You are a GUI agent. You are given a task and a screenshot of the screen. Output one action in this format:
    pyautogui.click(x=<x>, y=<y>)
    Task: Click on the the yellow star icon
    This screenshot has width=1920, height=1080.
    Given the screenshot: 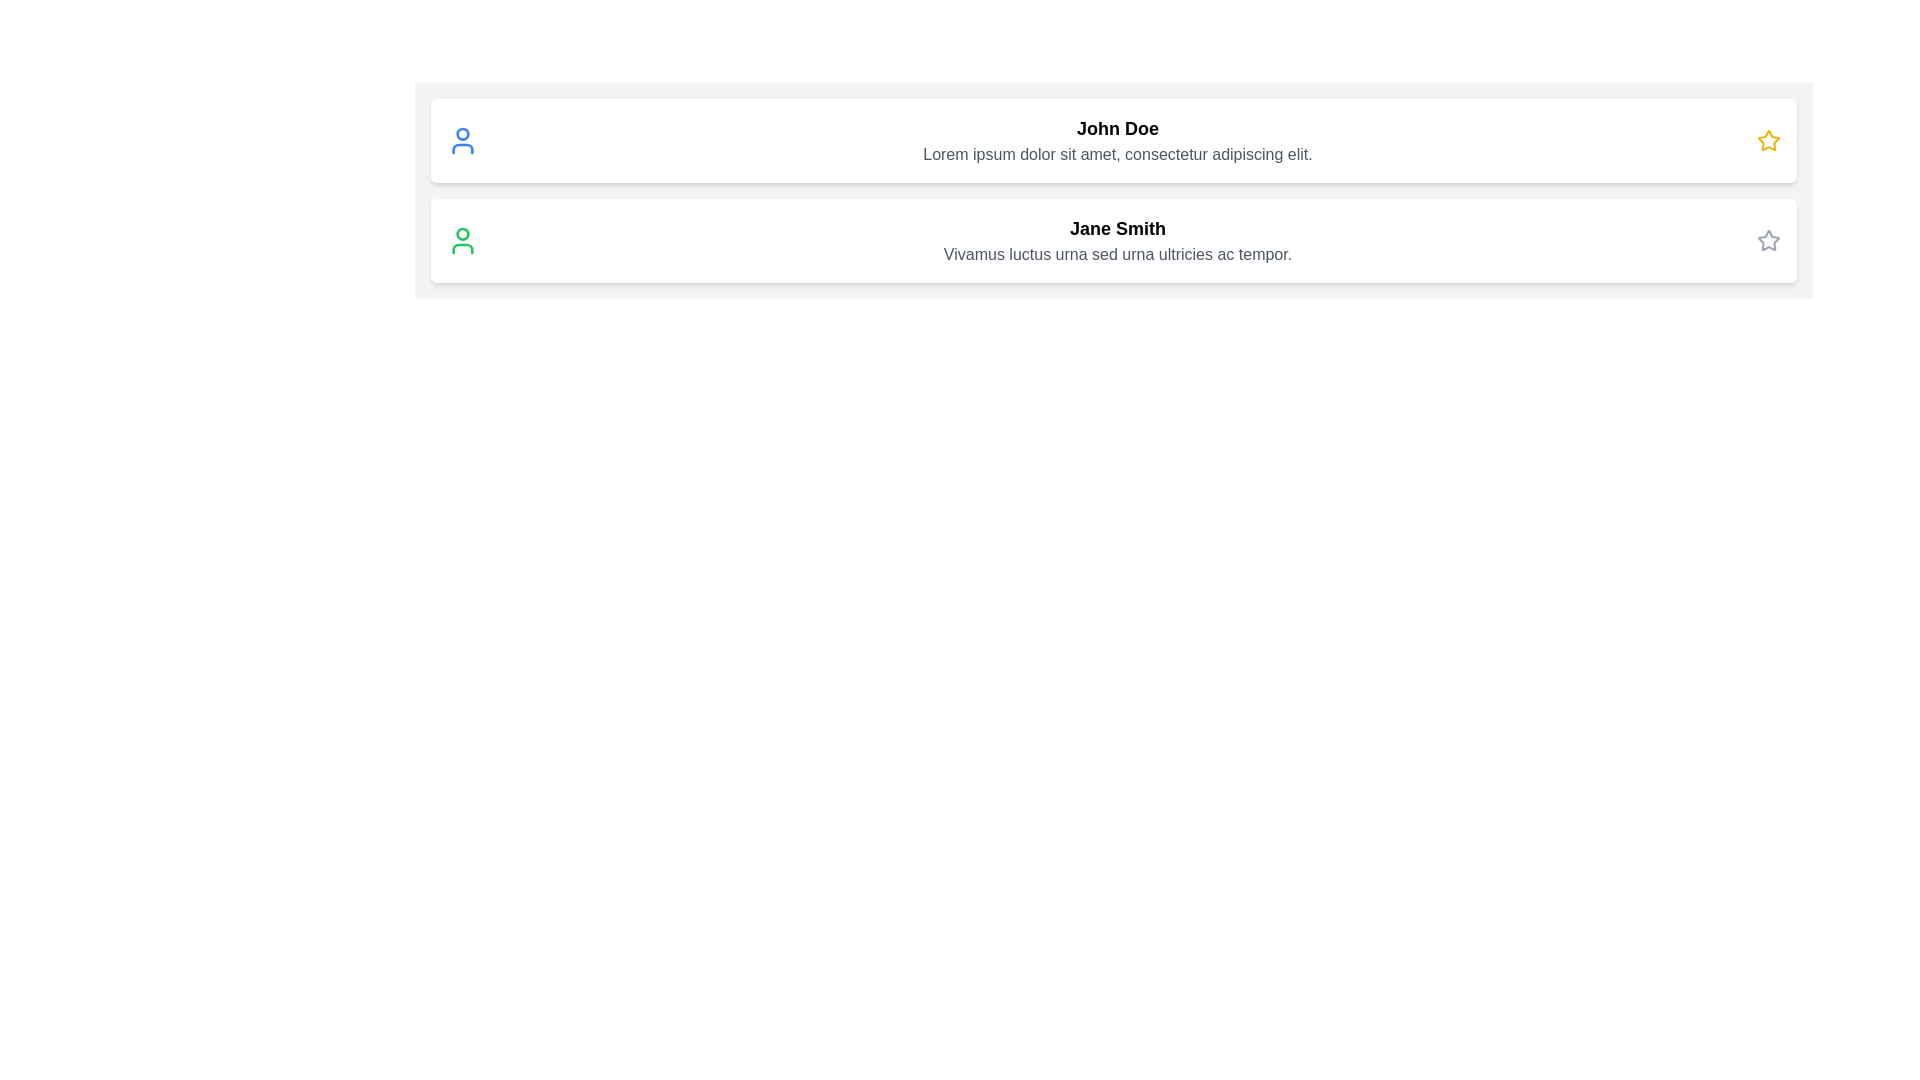 What is the action you would take?
    pyautogui.click(x=1769, y=140)
    